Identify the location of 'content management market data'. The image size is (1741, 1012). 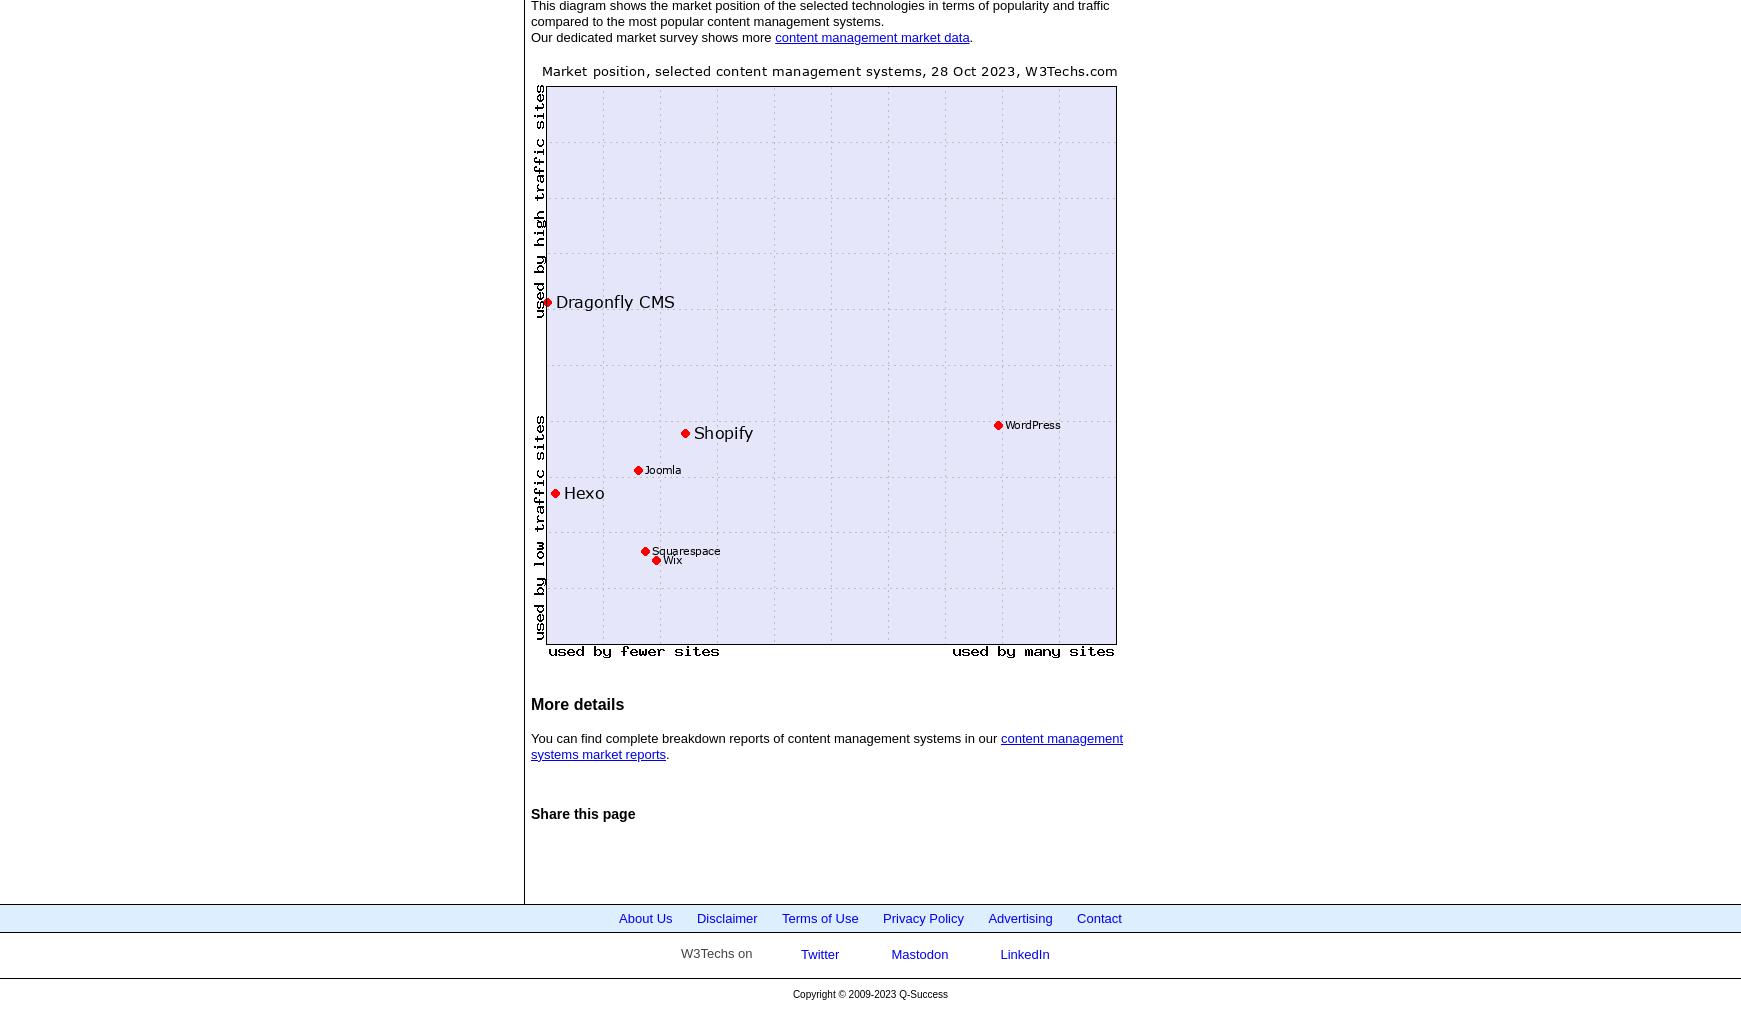
(872, 35).